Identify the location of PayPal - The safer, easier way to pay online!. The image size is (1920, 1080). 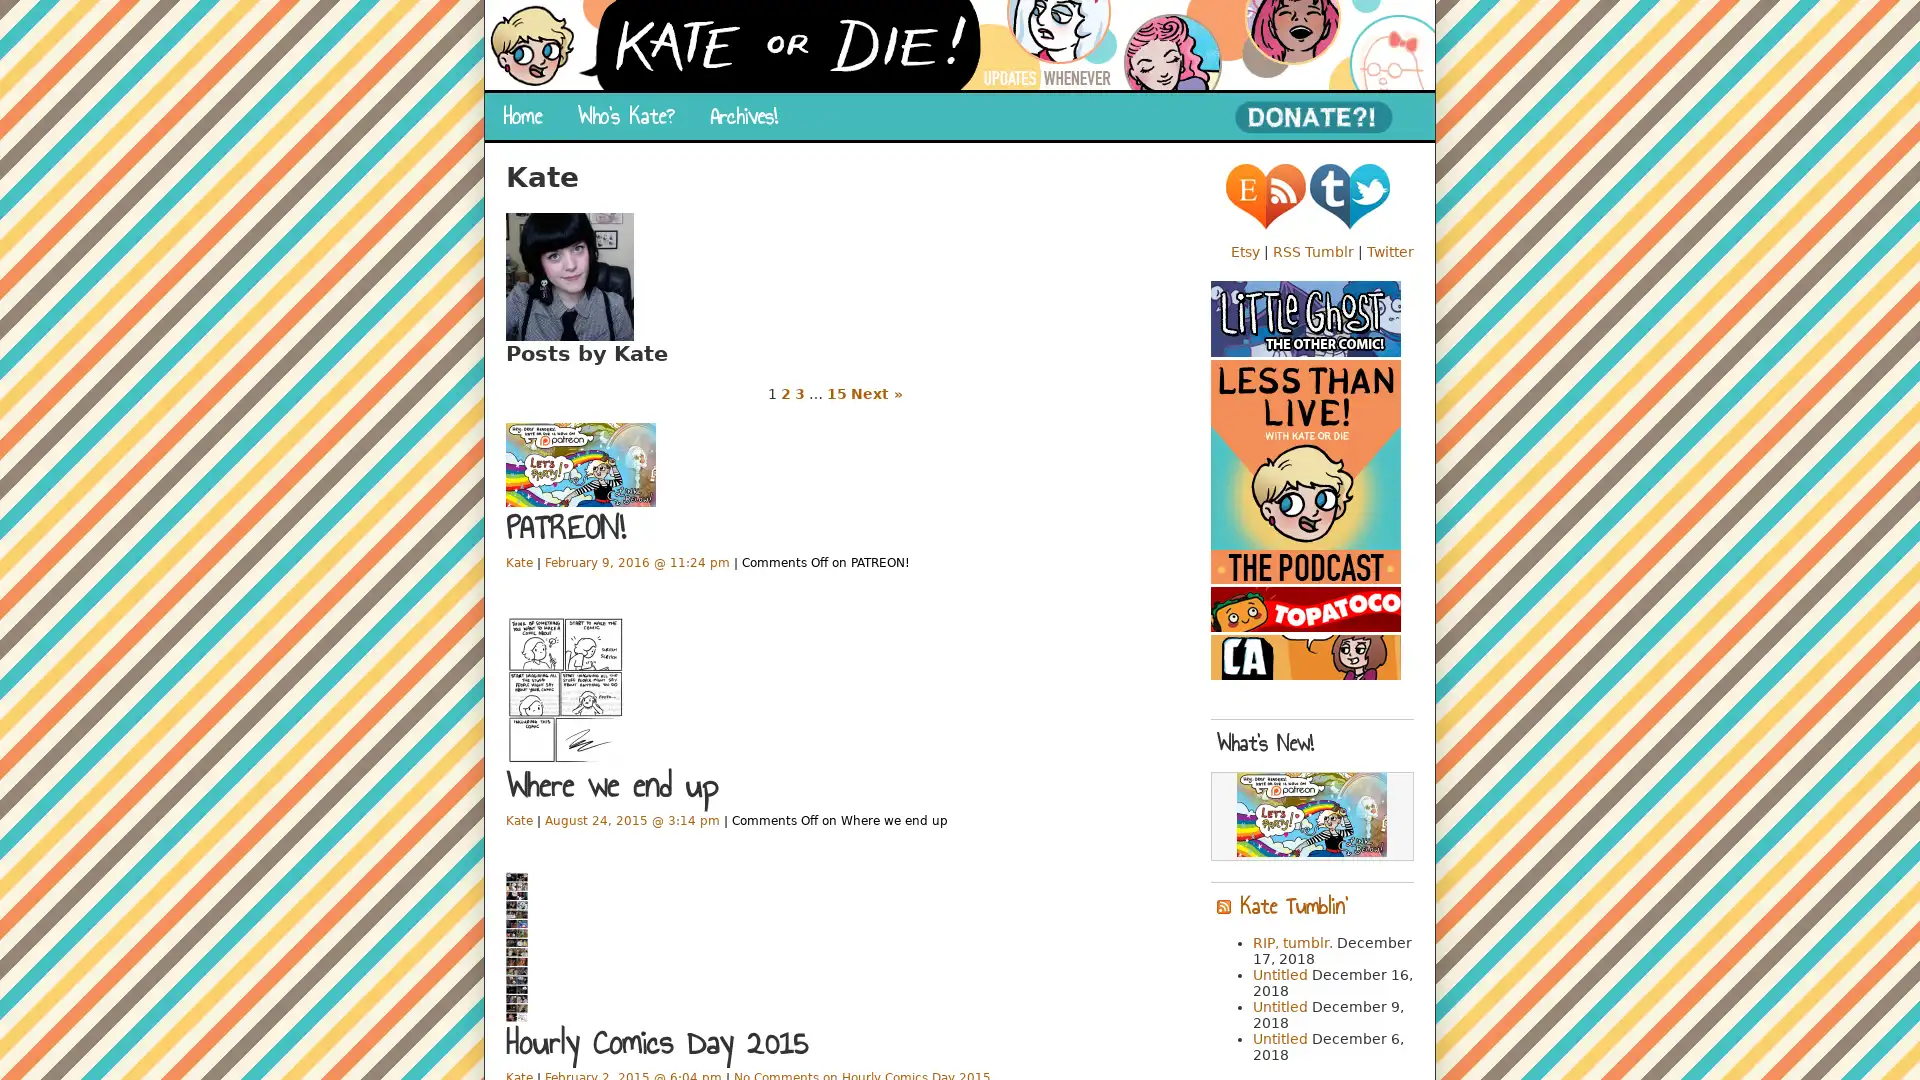
(1312, 117).